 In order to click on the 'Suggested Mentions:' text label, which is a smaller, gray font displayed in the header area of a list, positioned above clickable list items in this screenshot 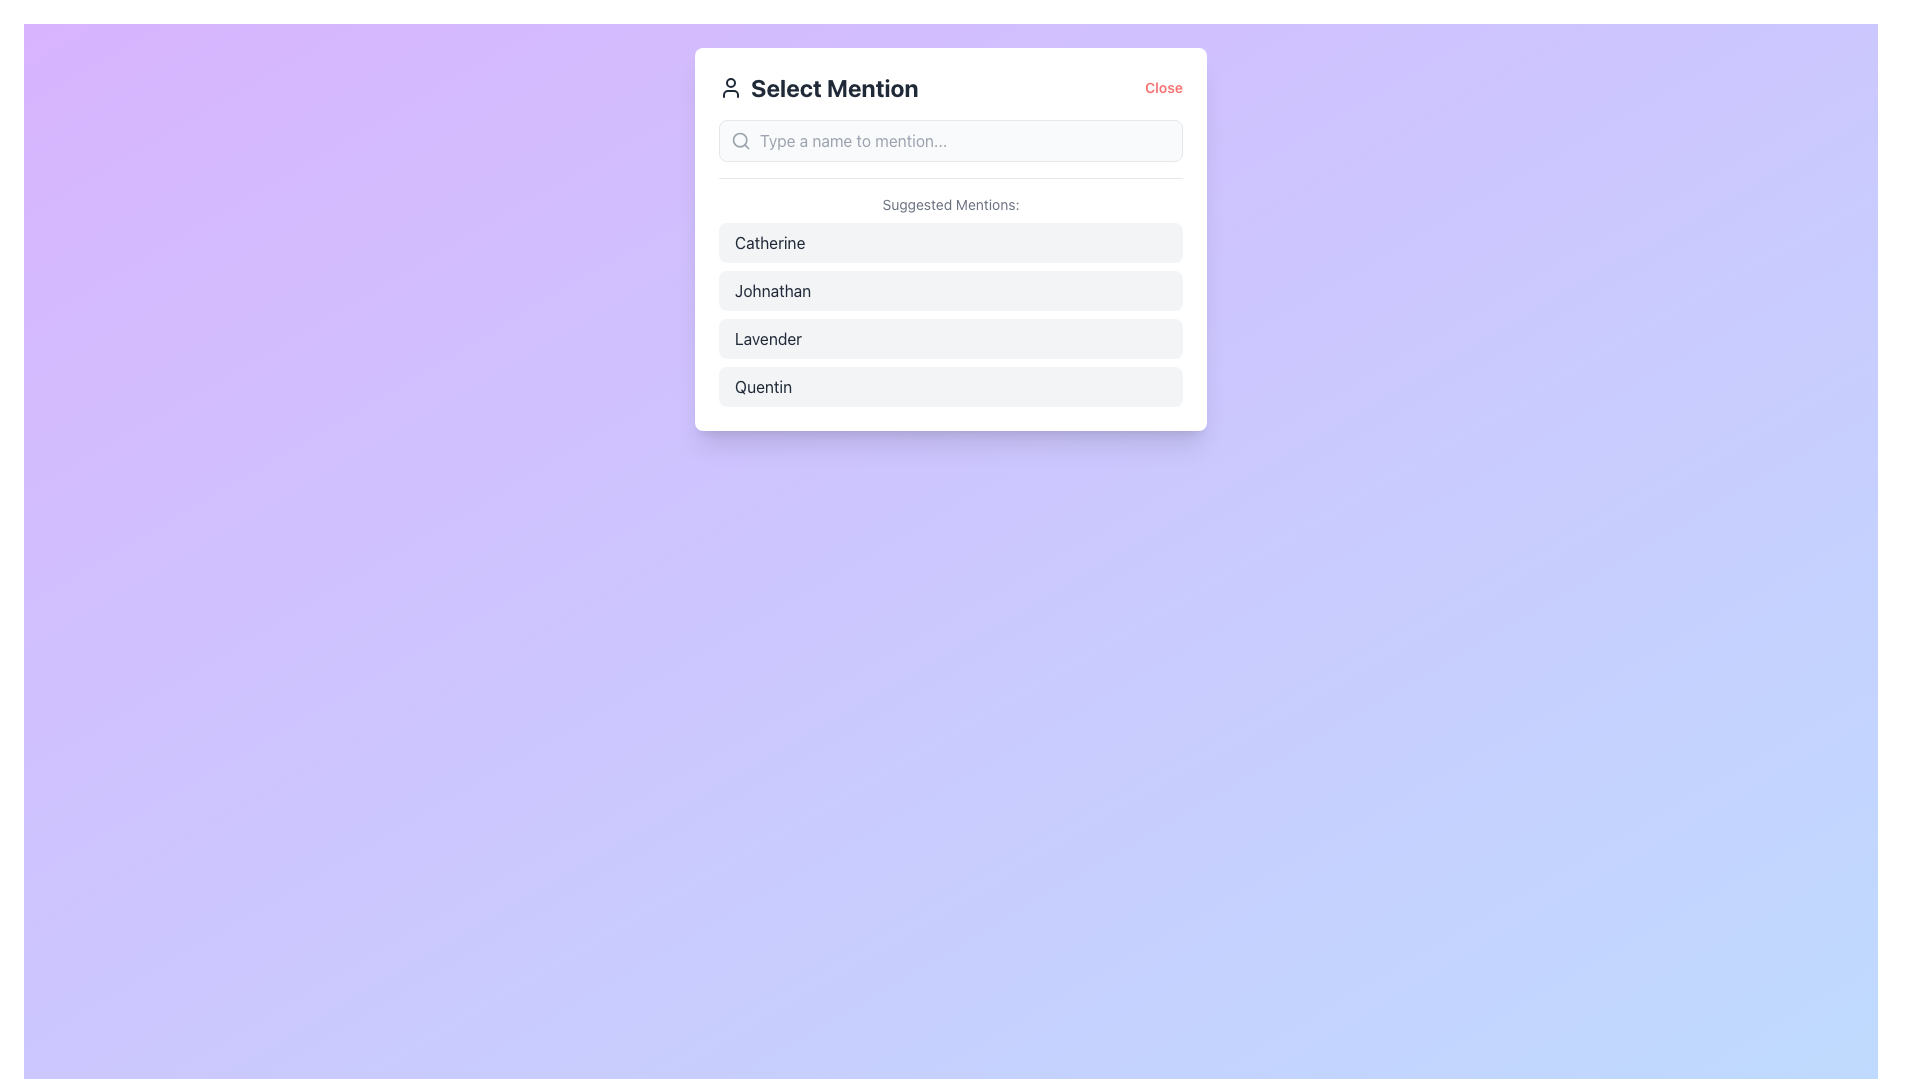, I will do `click(949, 204)`.